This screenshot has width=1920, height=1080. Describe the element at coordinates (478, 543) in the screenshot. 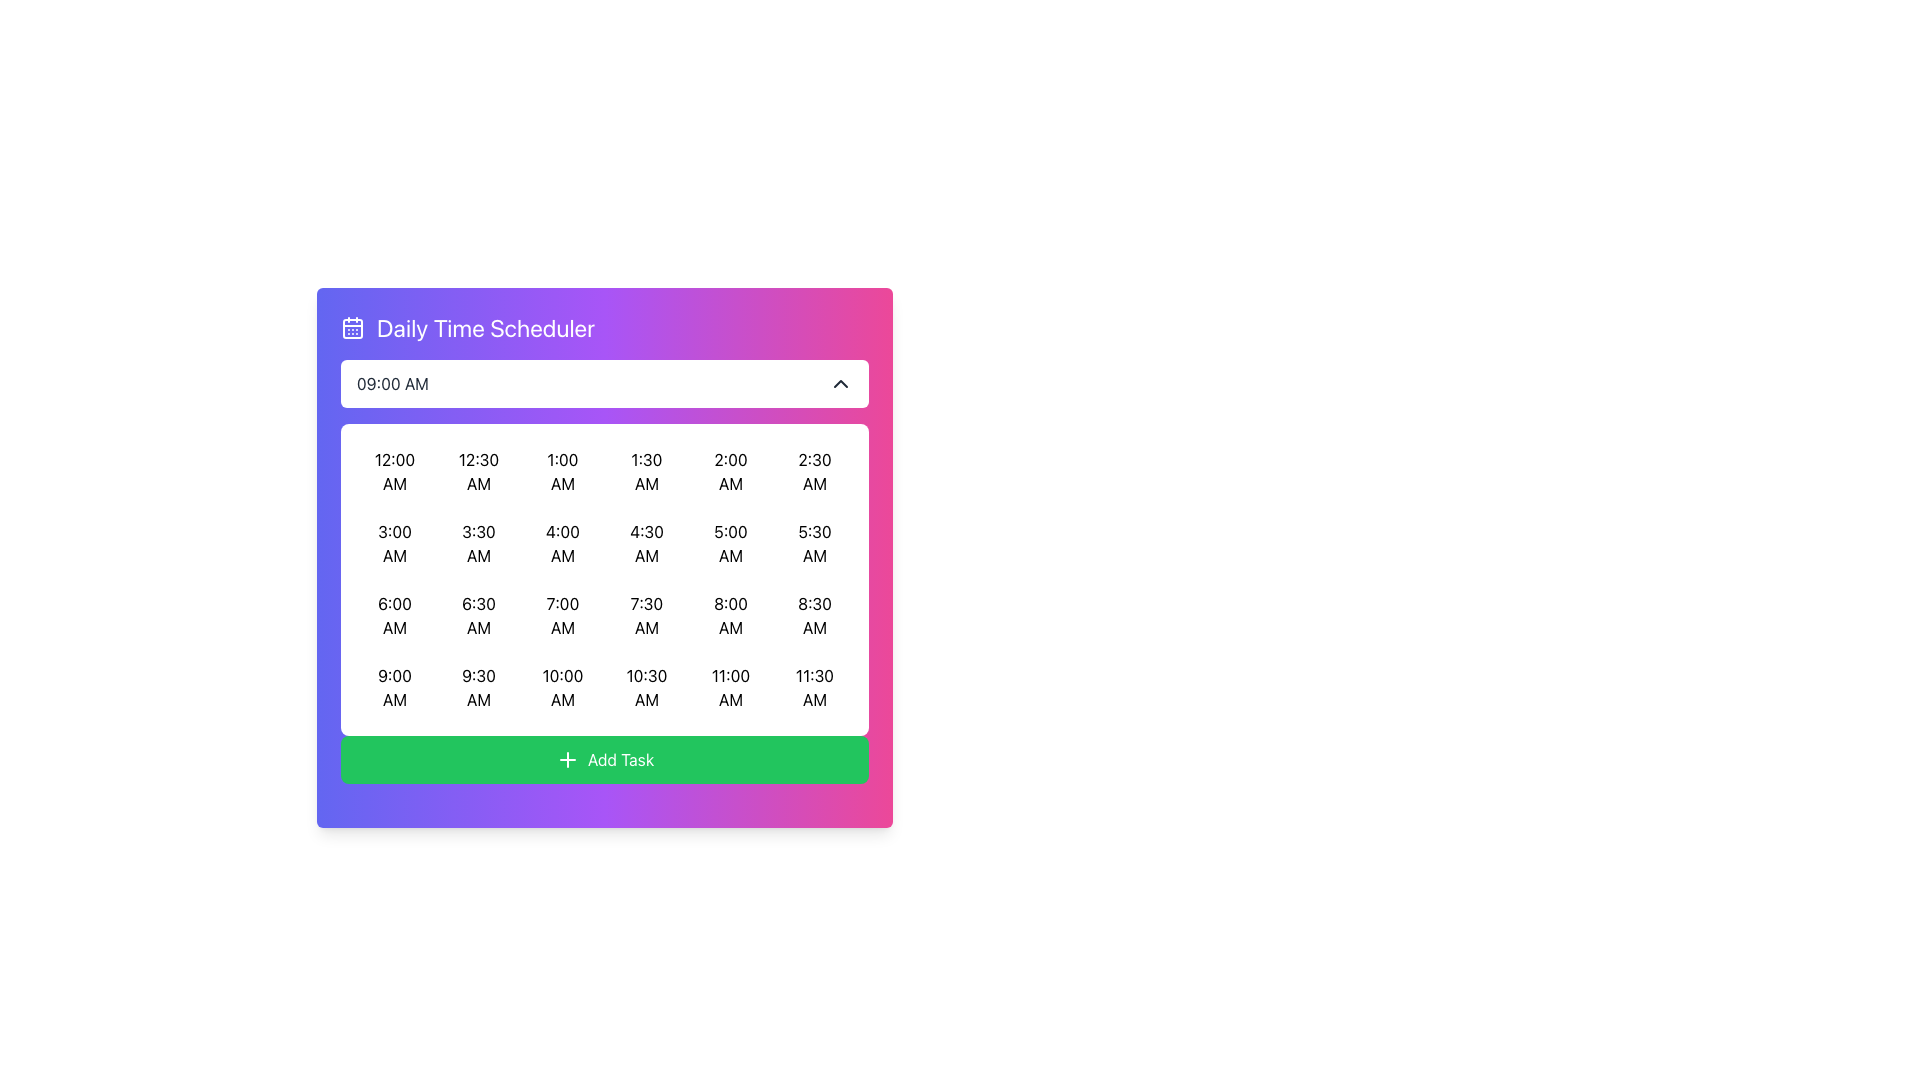

I see `the button in the second row and second column of the 'Daily Time Scheduler'` at that location.